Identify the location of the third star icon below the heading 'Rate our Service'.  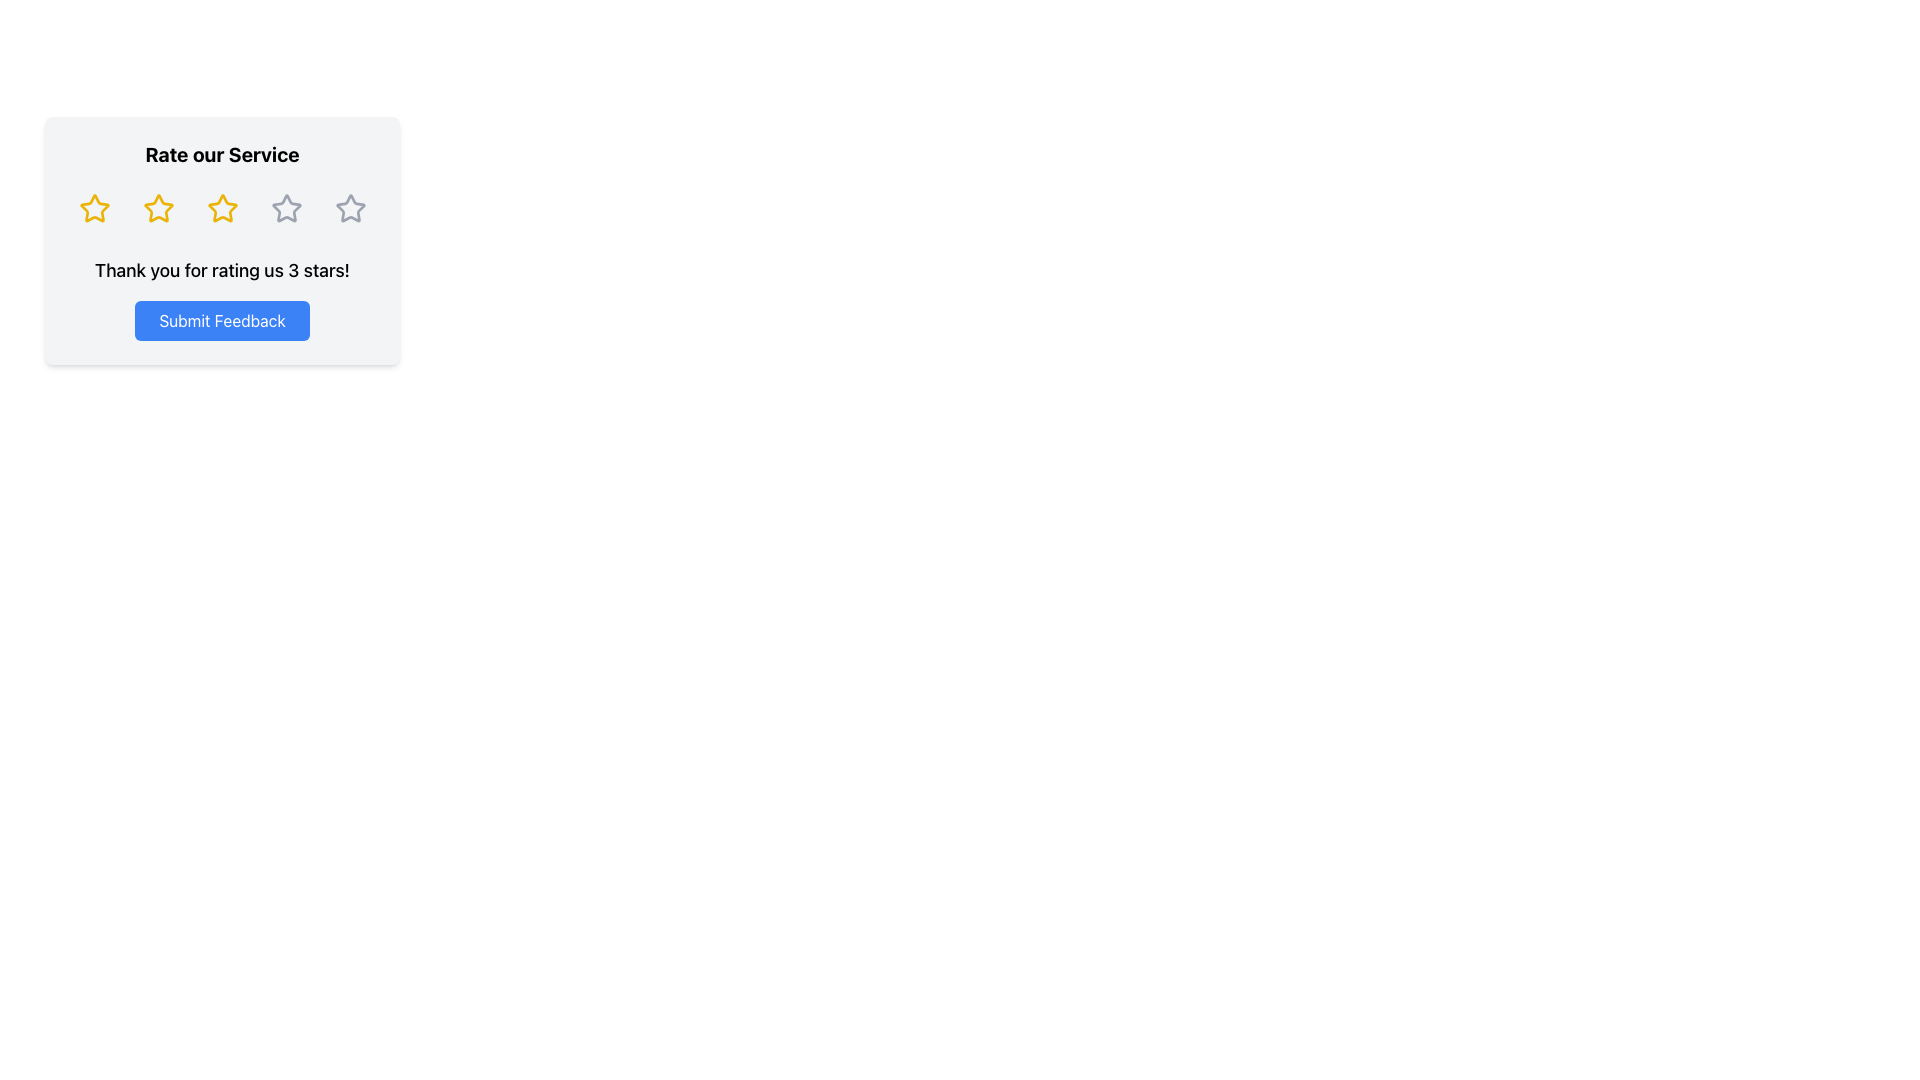
(285, 208).